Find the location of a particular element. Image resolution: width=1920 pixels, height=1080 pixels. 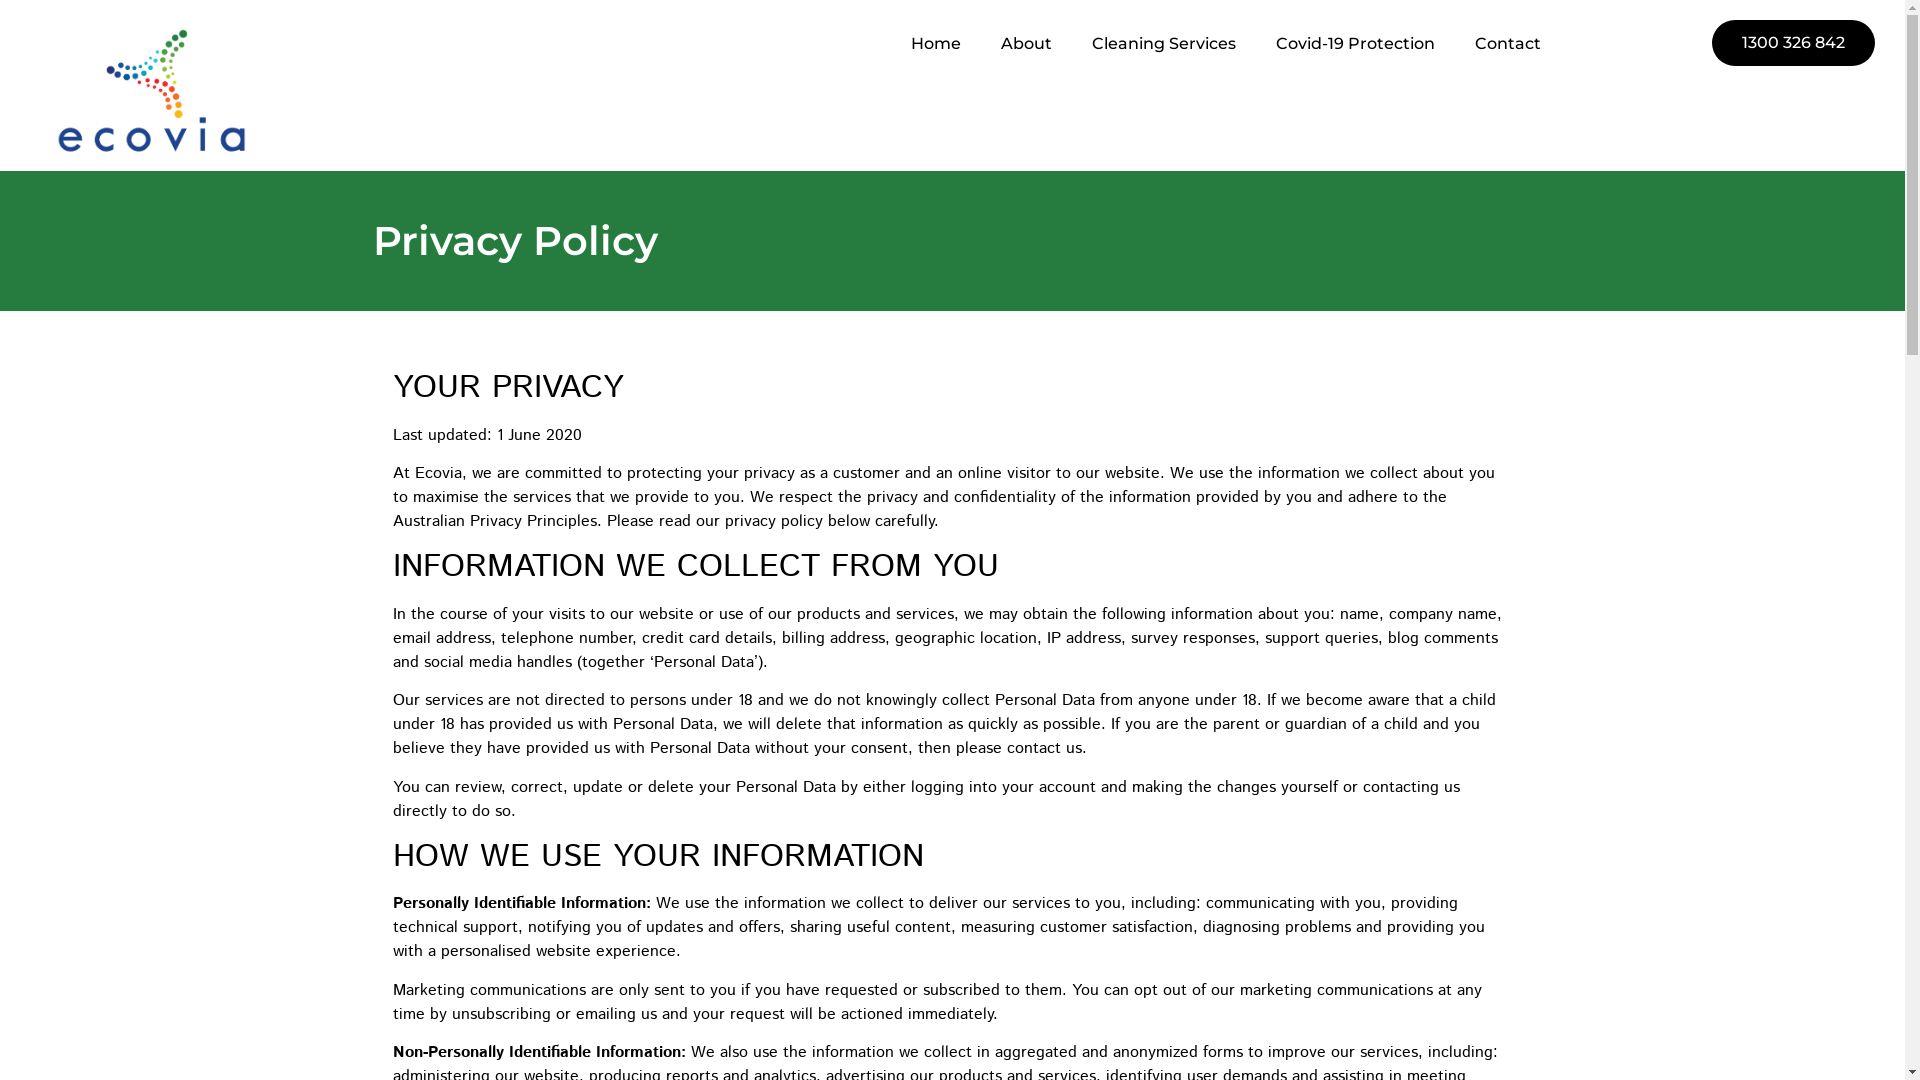

'Covid-19 Protection' is located at coordinates (1355, 43).